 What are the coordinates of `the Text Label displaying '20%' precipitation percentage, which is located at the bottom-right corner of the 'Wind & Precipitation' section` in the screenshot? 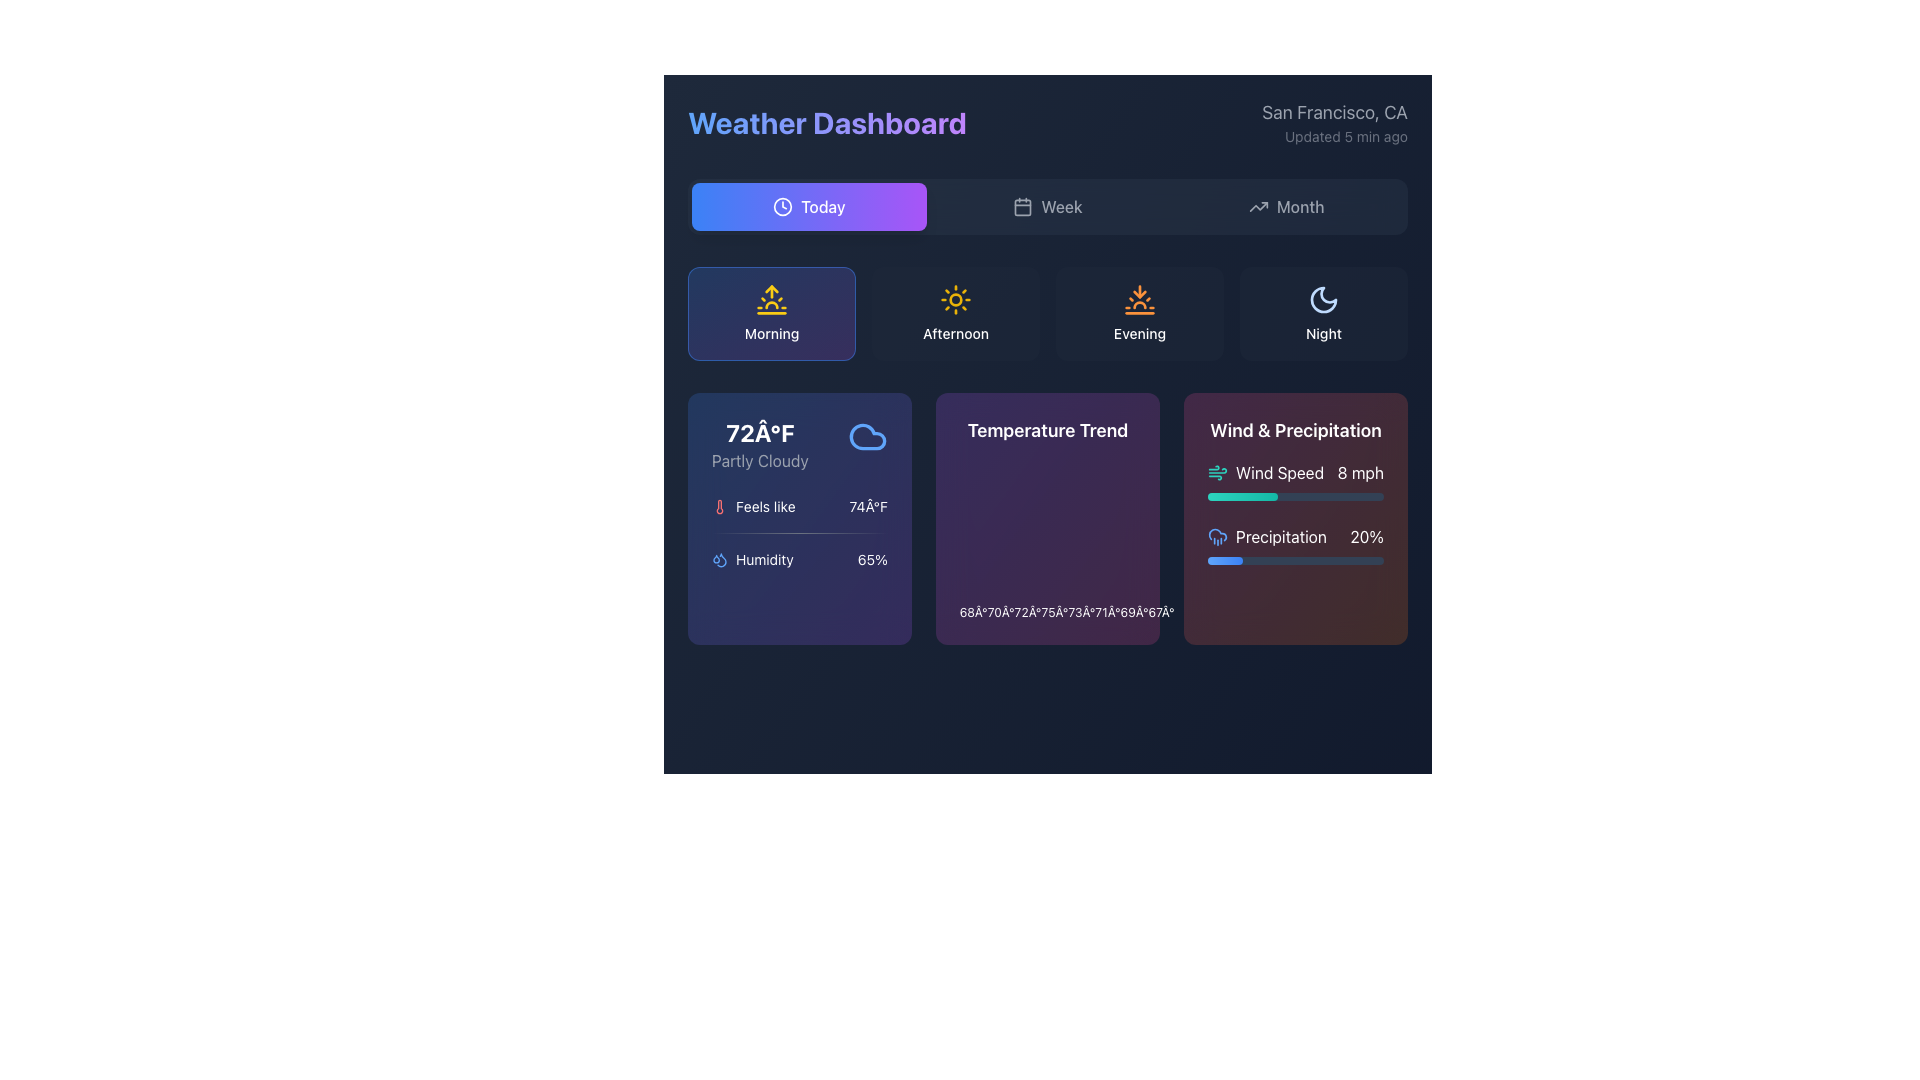 It's located at (1366, 535).